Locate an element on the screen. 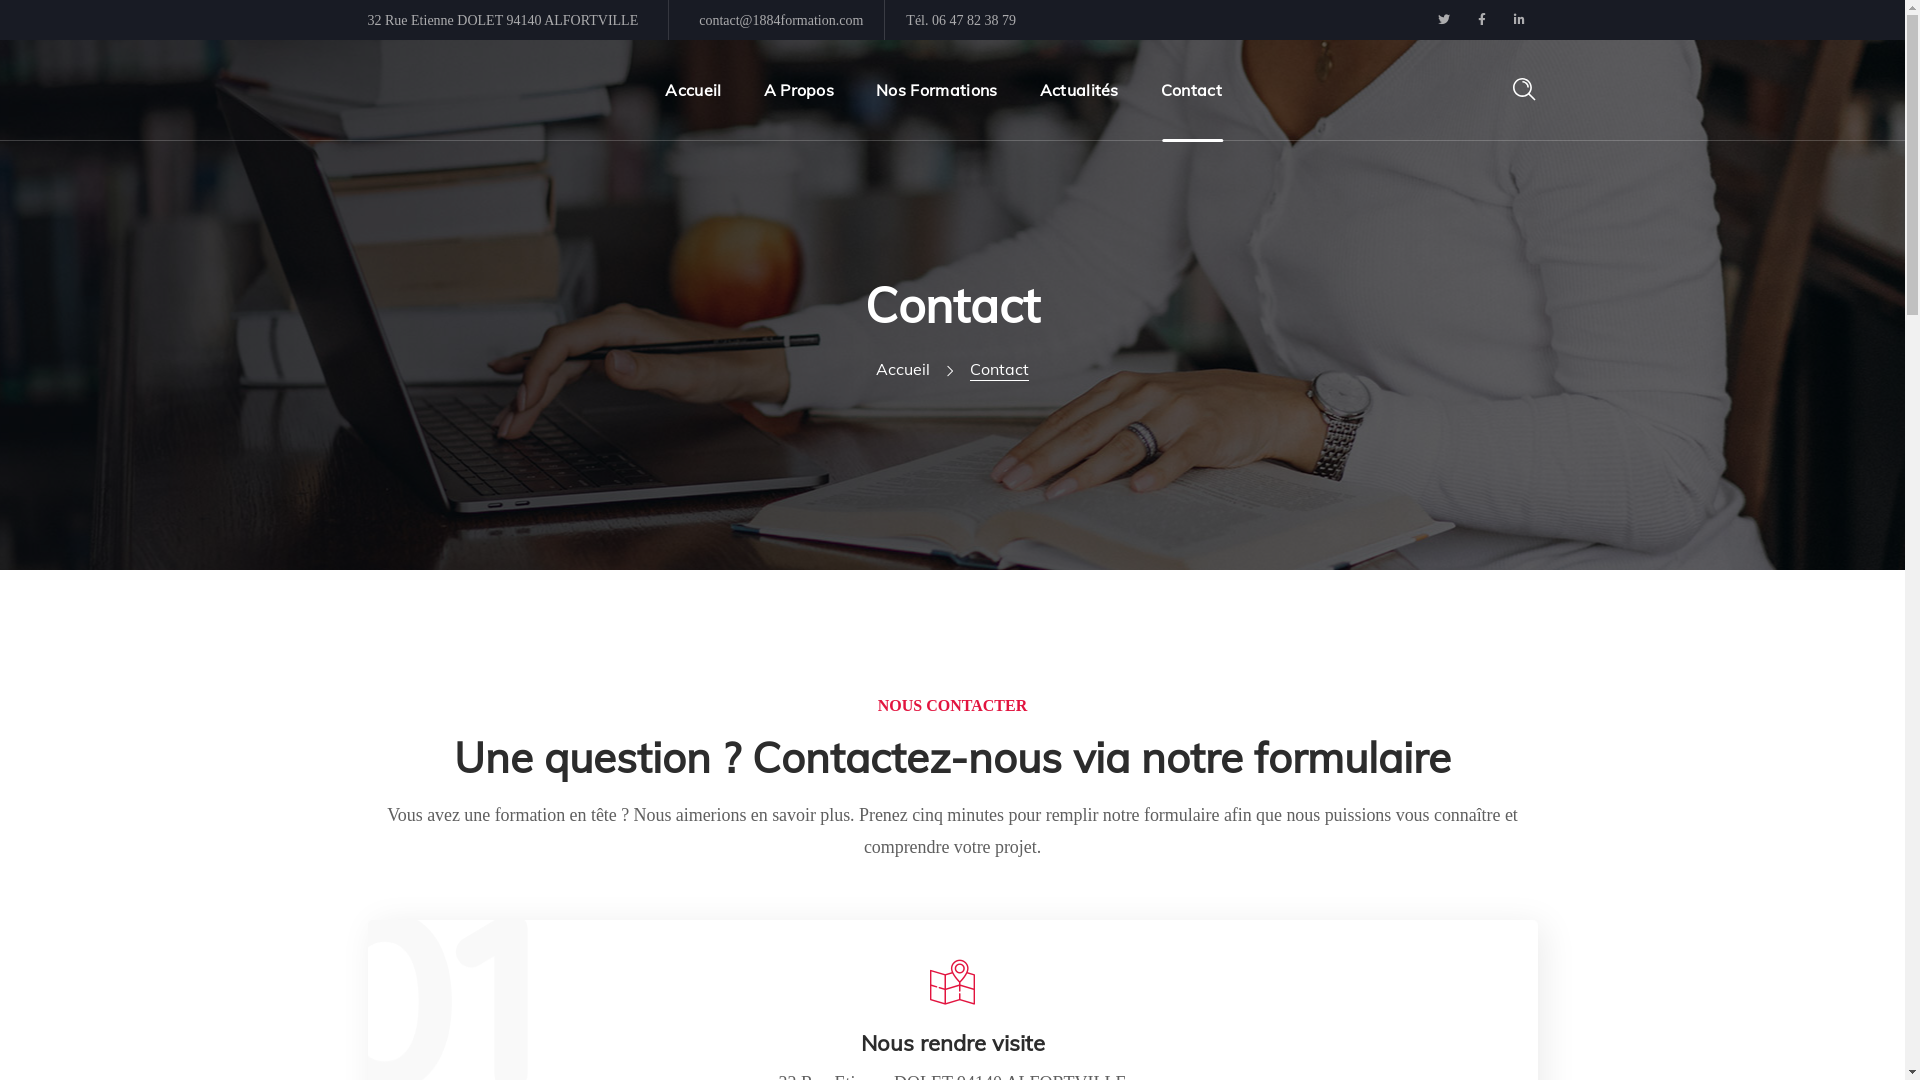  'Rechercher' is located at coordinates (1454, 71).